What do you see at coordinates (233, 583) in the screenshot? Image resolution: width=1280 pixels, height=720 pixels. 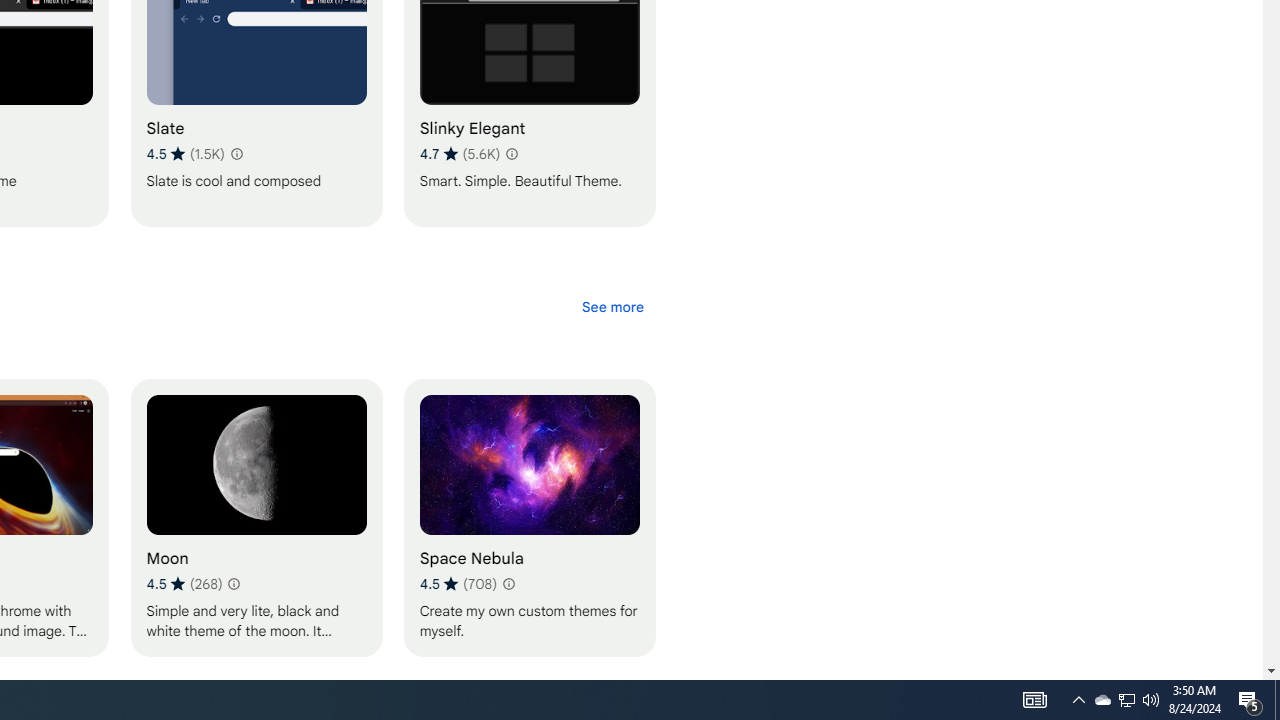 I see `'Learn more about results and reviews "Moon"'` at bounding box center [233, 583].